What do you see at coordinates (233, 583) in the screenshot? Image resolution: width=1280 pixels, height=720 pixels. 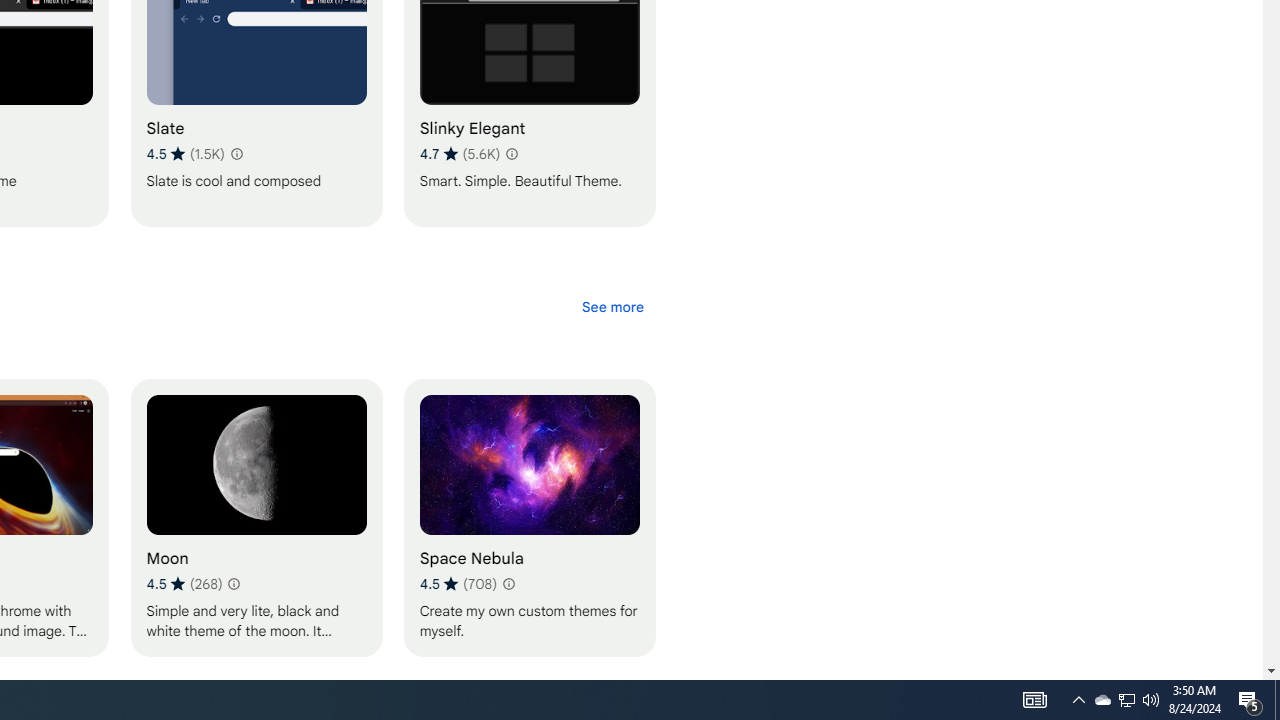 I see `'Learn more about results and reviews "Moon"'` at bounding box center [233, 583].